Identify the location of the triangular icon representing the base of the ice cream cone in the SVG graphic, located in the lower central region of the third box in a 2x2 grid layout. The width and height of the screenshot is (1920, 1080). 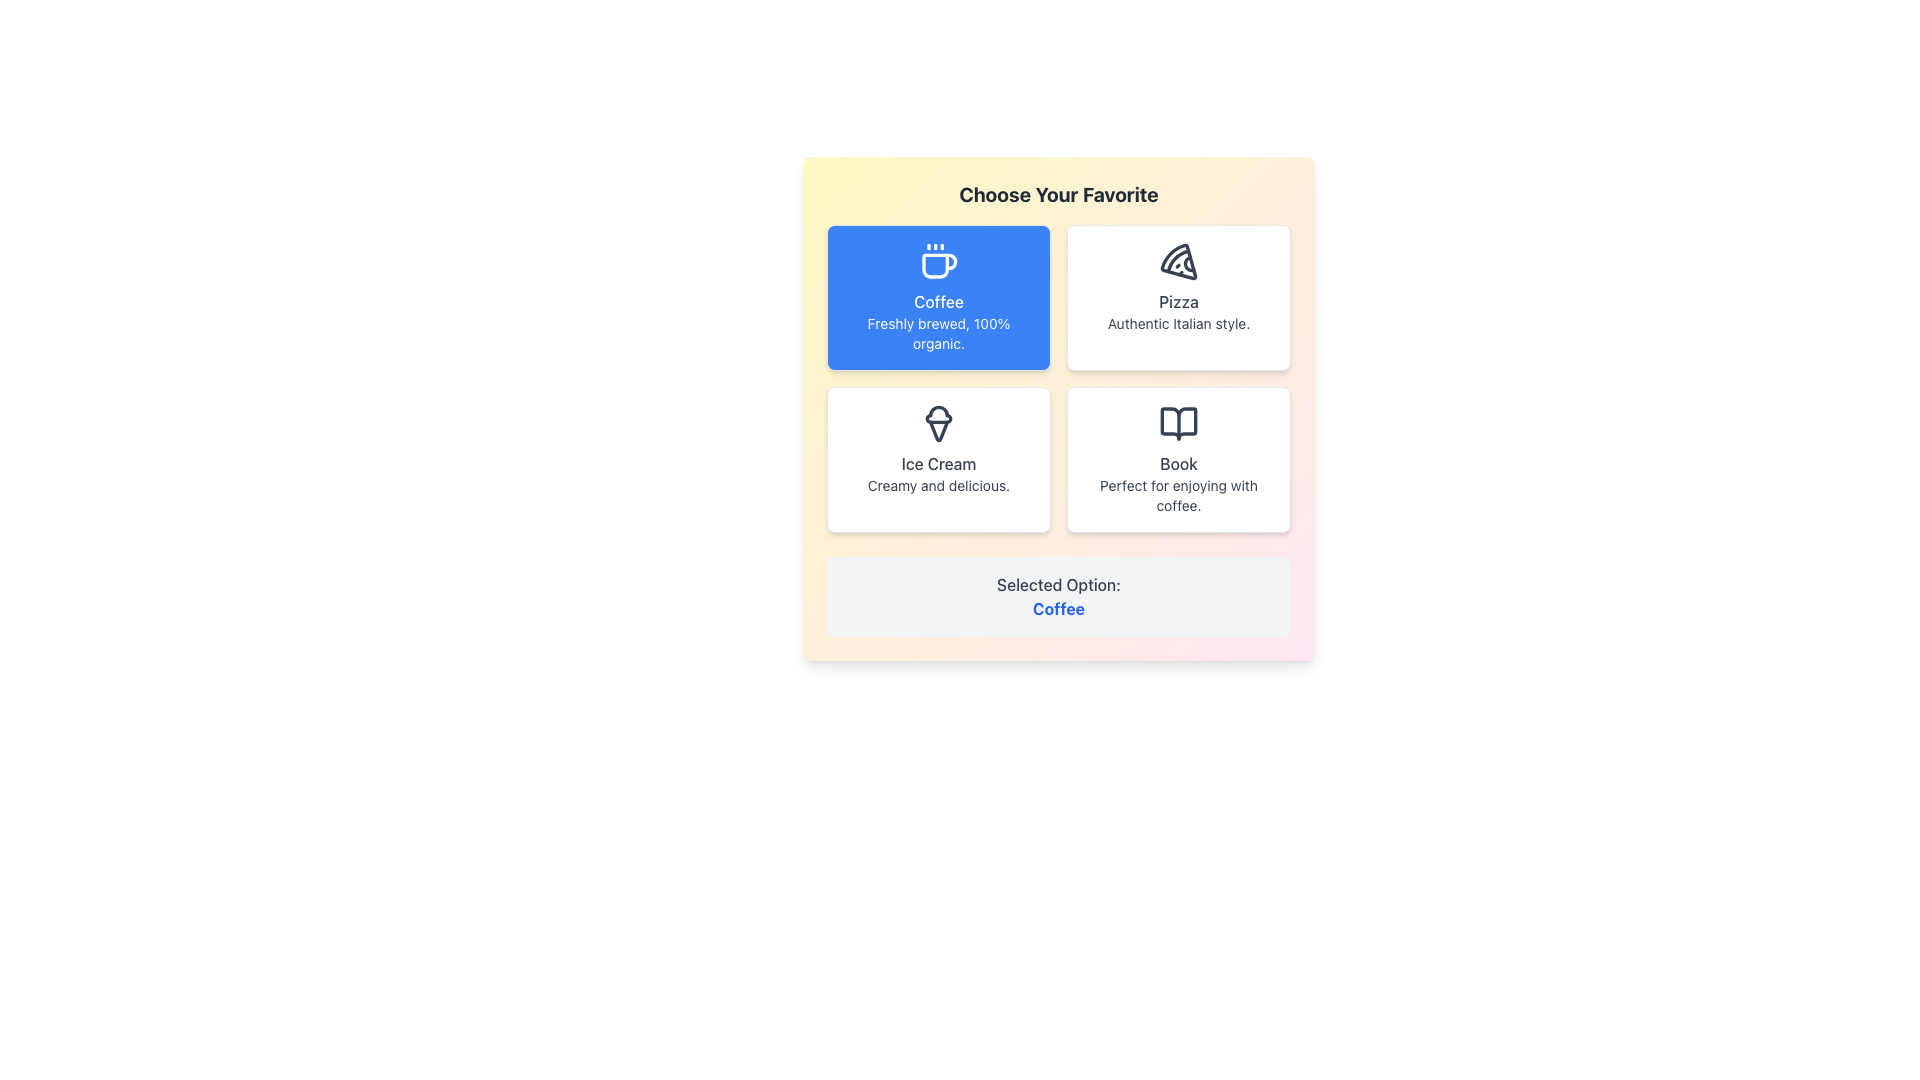
(938, 430).